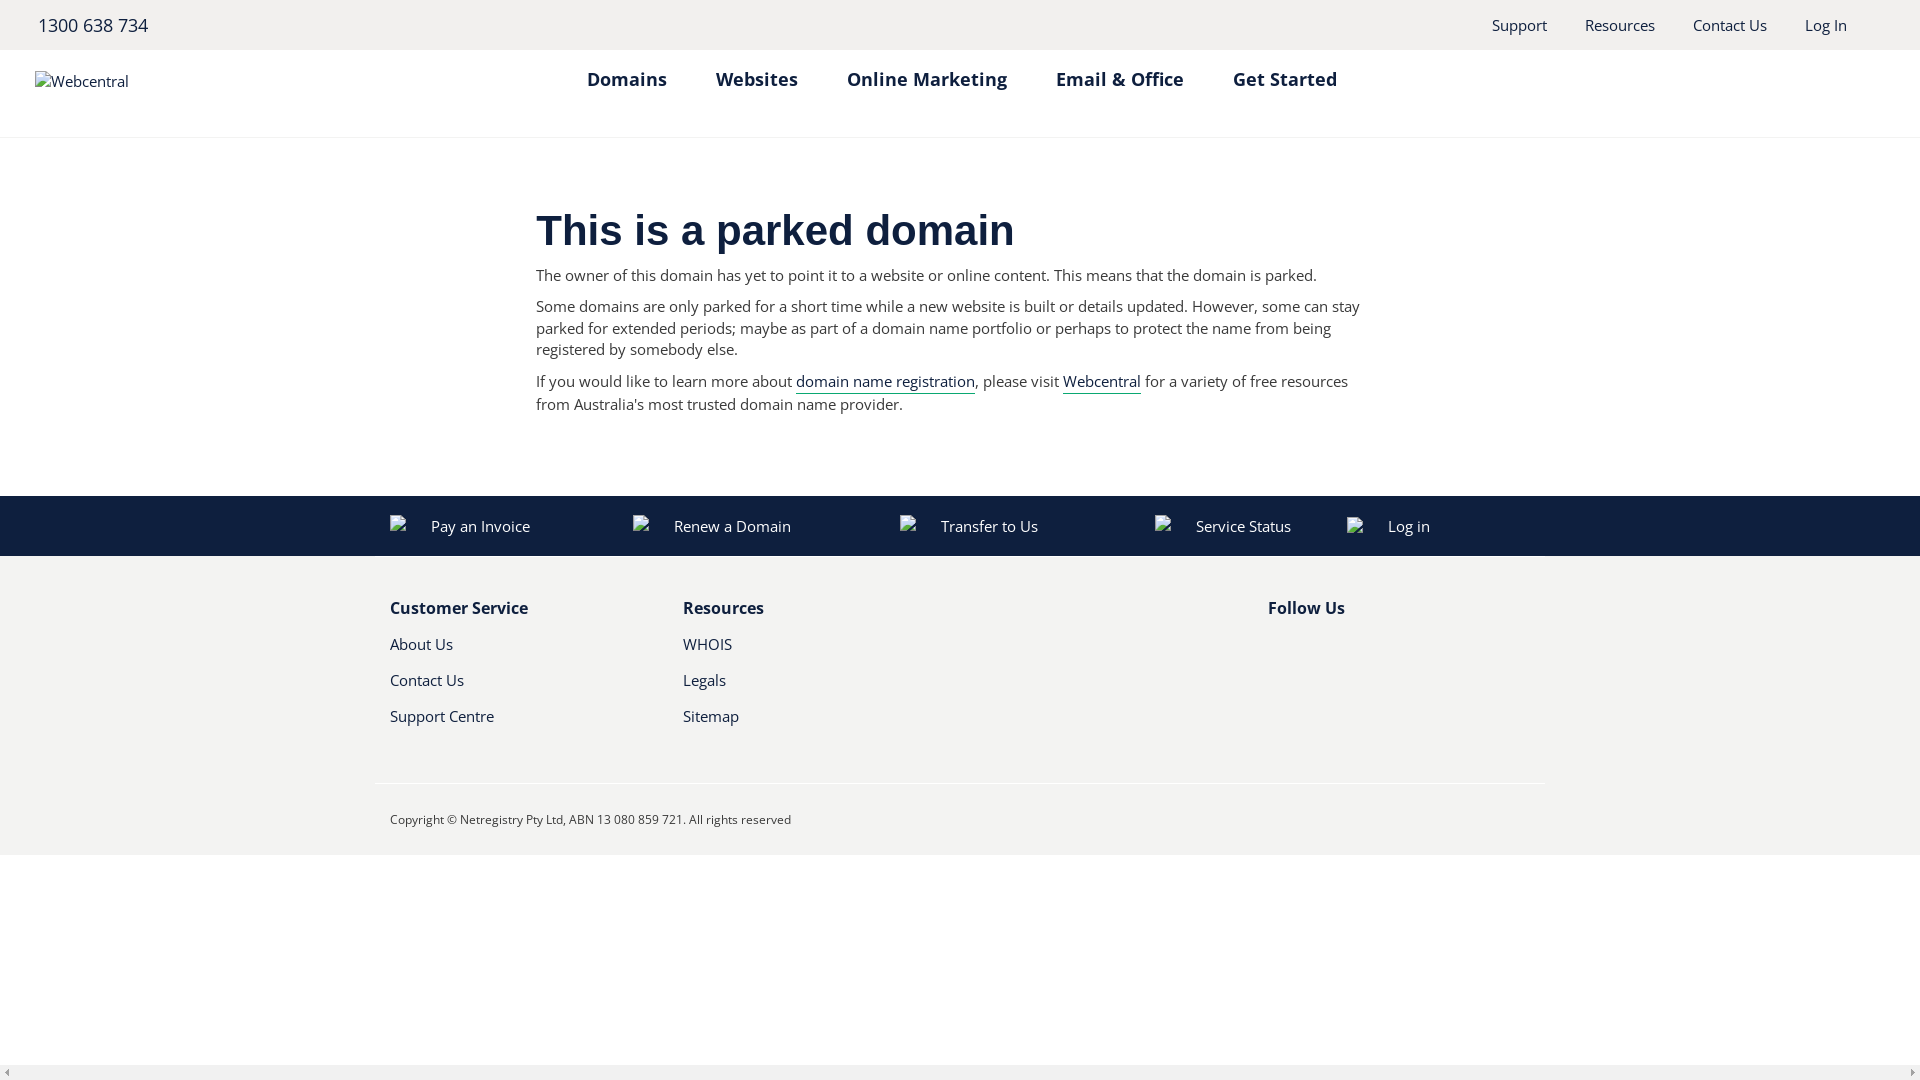  What do you see at coordinates (792, 651) in the screenshot?
I see `'WHOIS'` at bounding box center [792, 651].